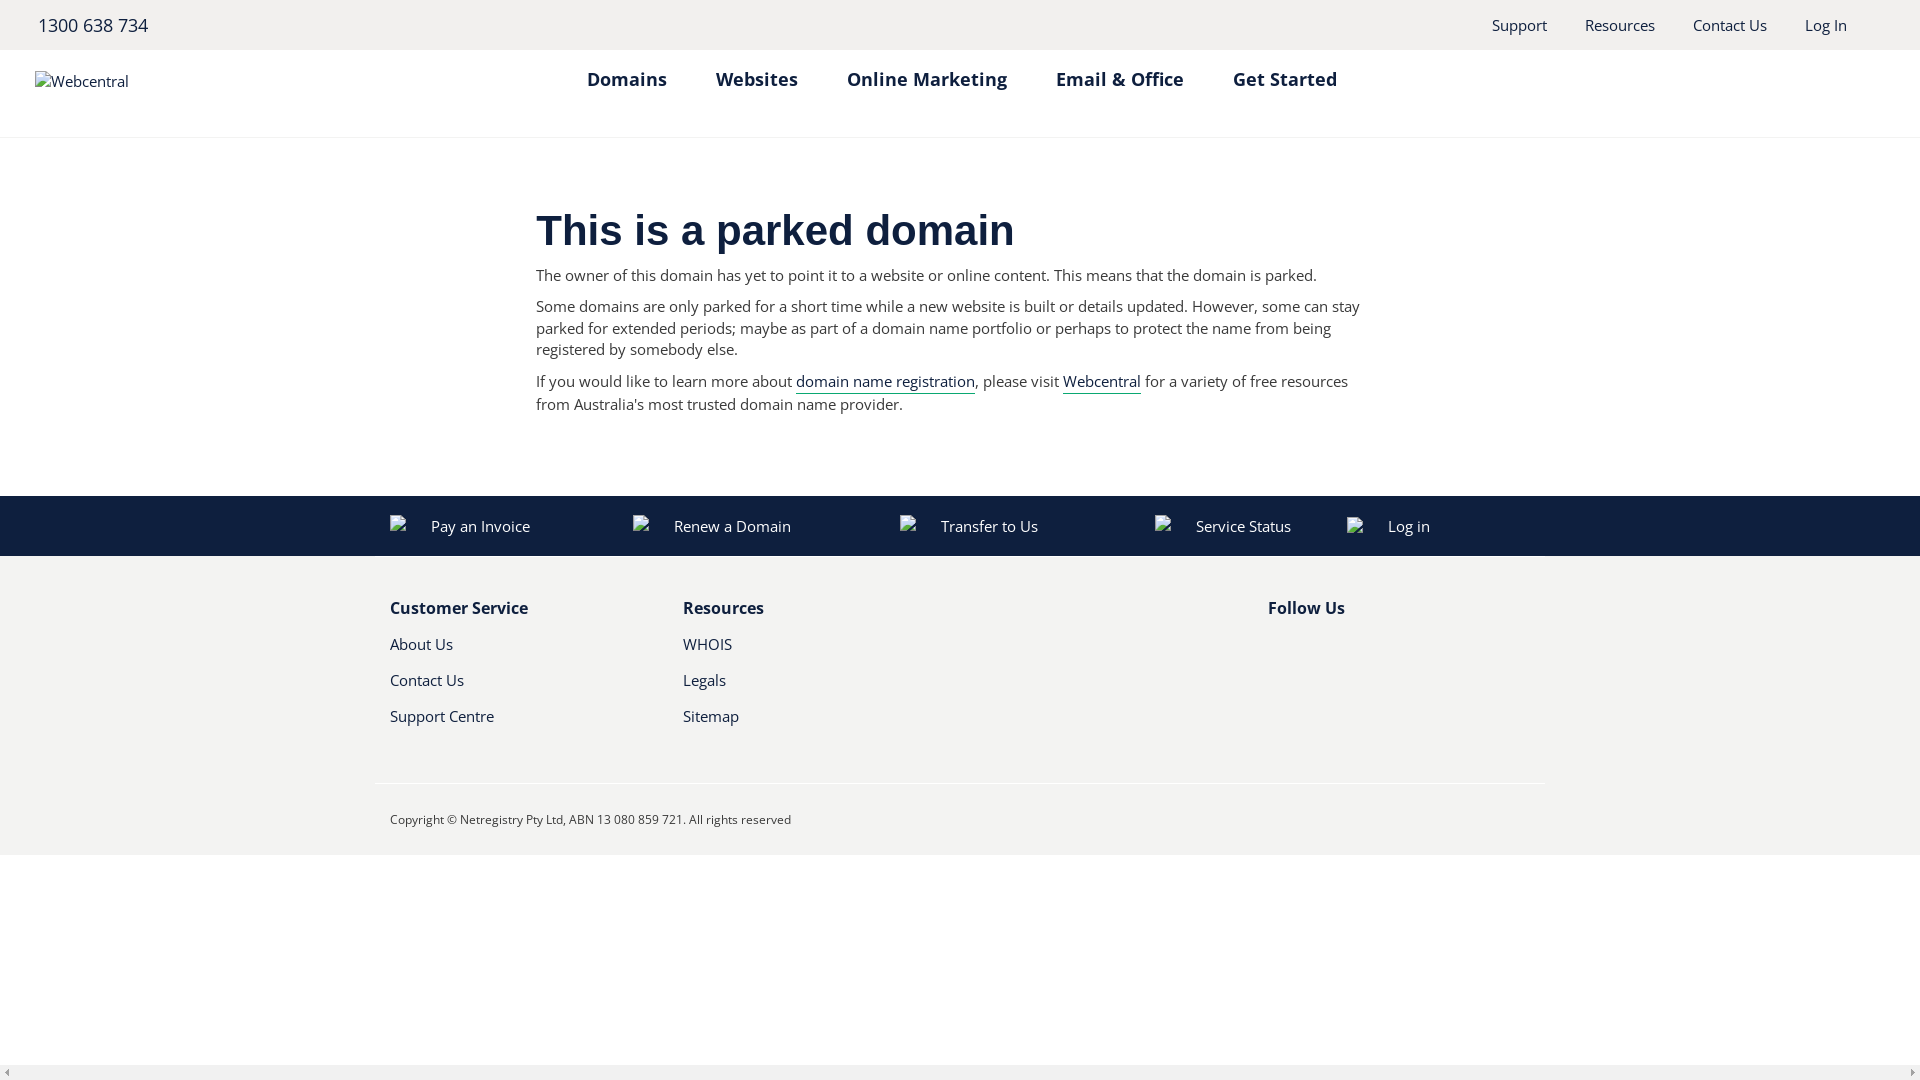  What do you see at coordinates (792, 651) in the screenshot?
I see `'WHOIS'` at bounding box center [792, 651].